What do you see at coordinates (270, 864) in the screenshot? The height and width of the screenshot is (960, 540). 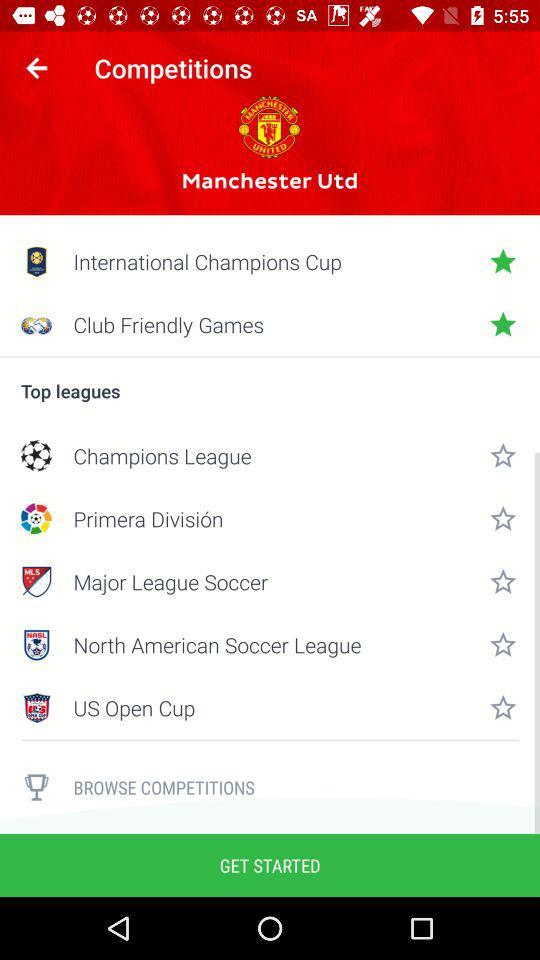 I see `get started item` at bounding box center [270, 864].